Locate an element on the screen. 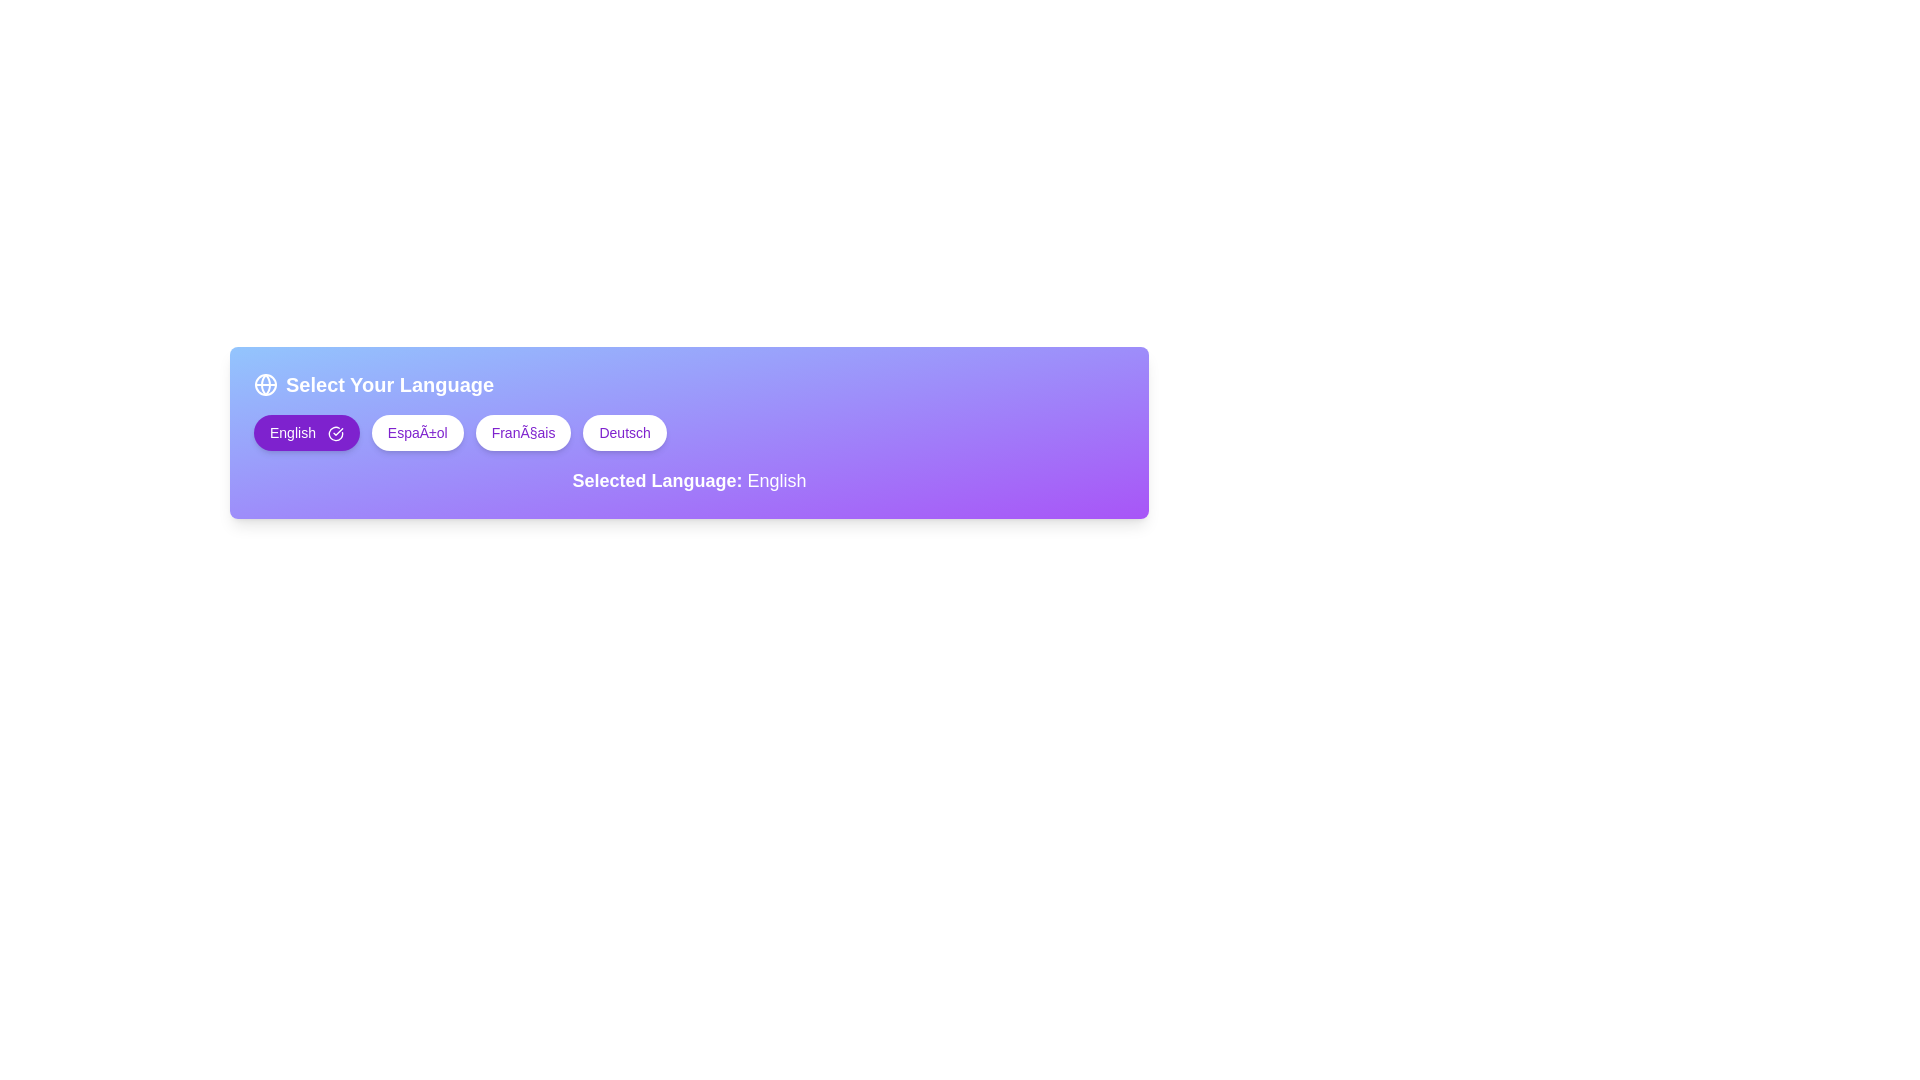 The width and height of the screenshot is (1920, 1080). the pill-shaped button with a purple background and white text labeled 'English' is located at coordinates (305, 431).